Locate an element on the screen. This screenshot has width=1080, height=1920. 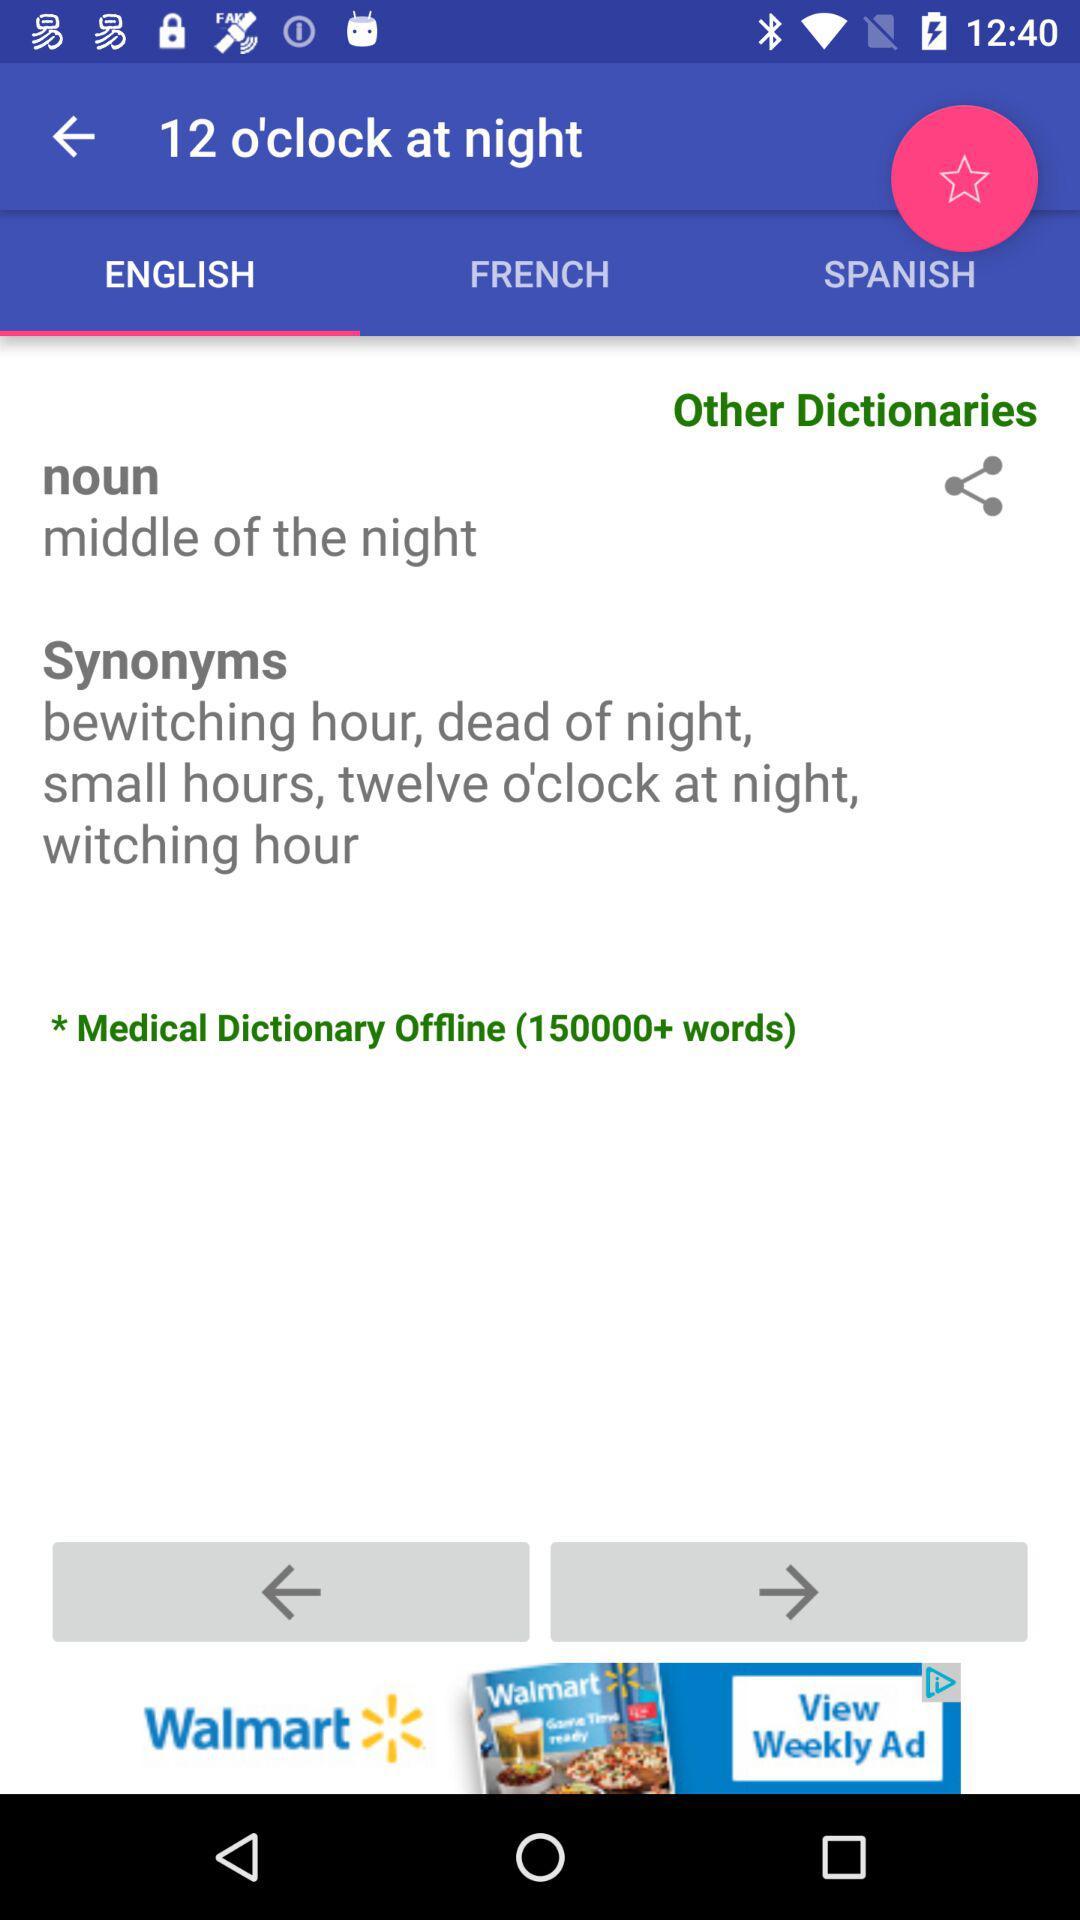
rating is located at coordinates (963, 178).